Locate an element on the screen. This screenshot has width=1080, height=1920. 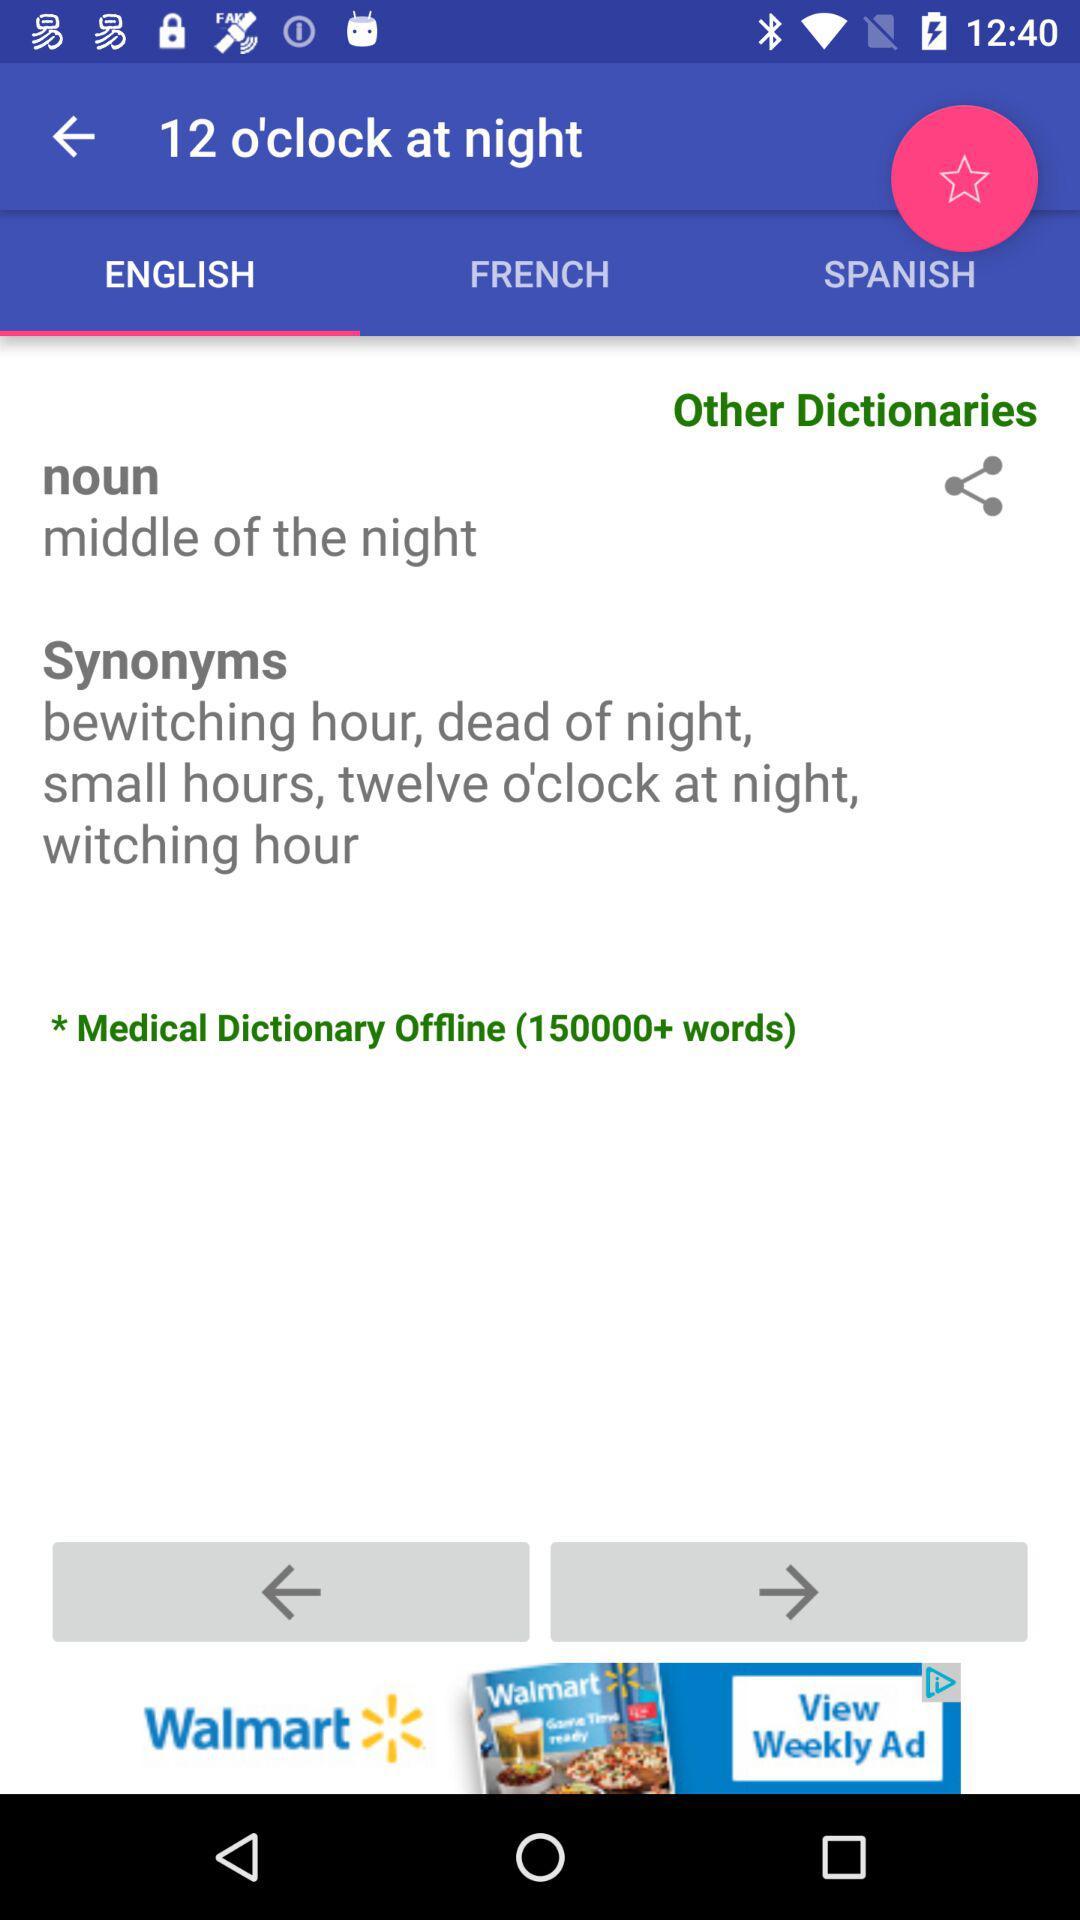
rating is located at coordinates (963, 178).